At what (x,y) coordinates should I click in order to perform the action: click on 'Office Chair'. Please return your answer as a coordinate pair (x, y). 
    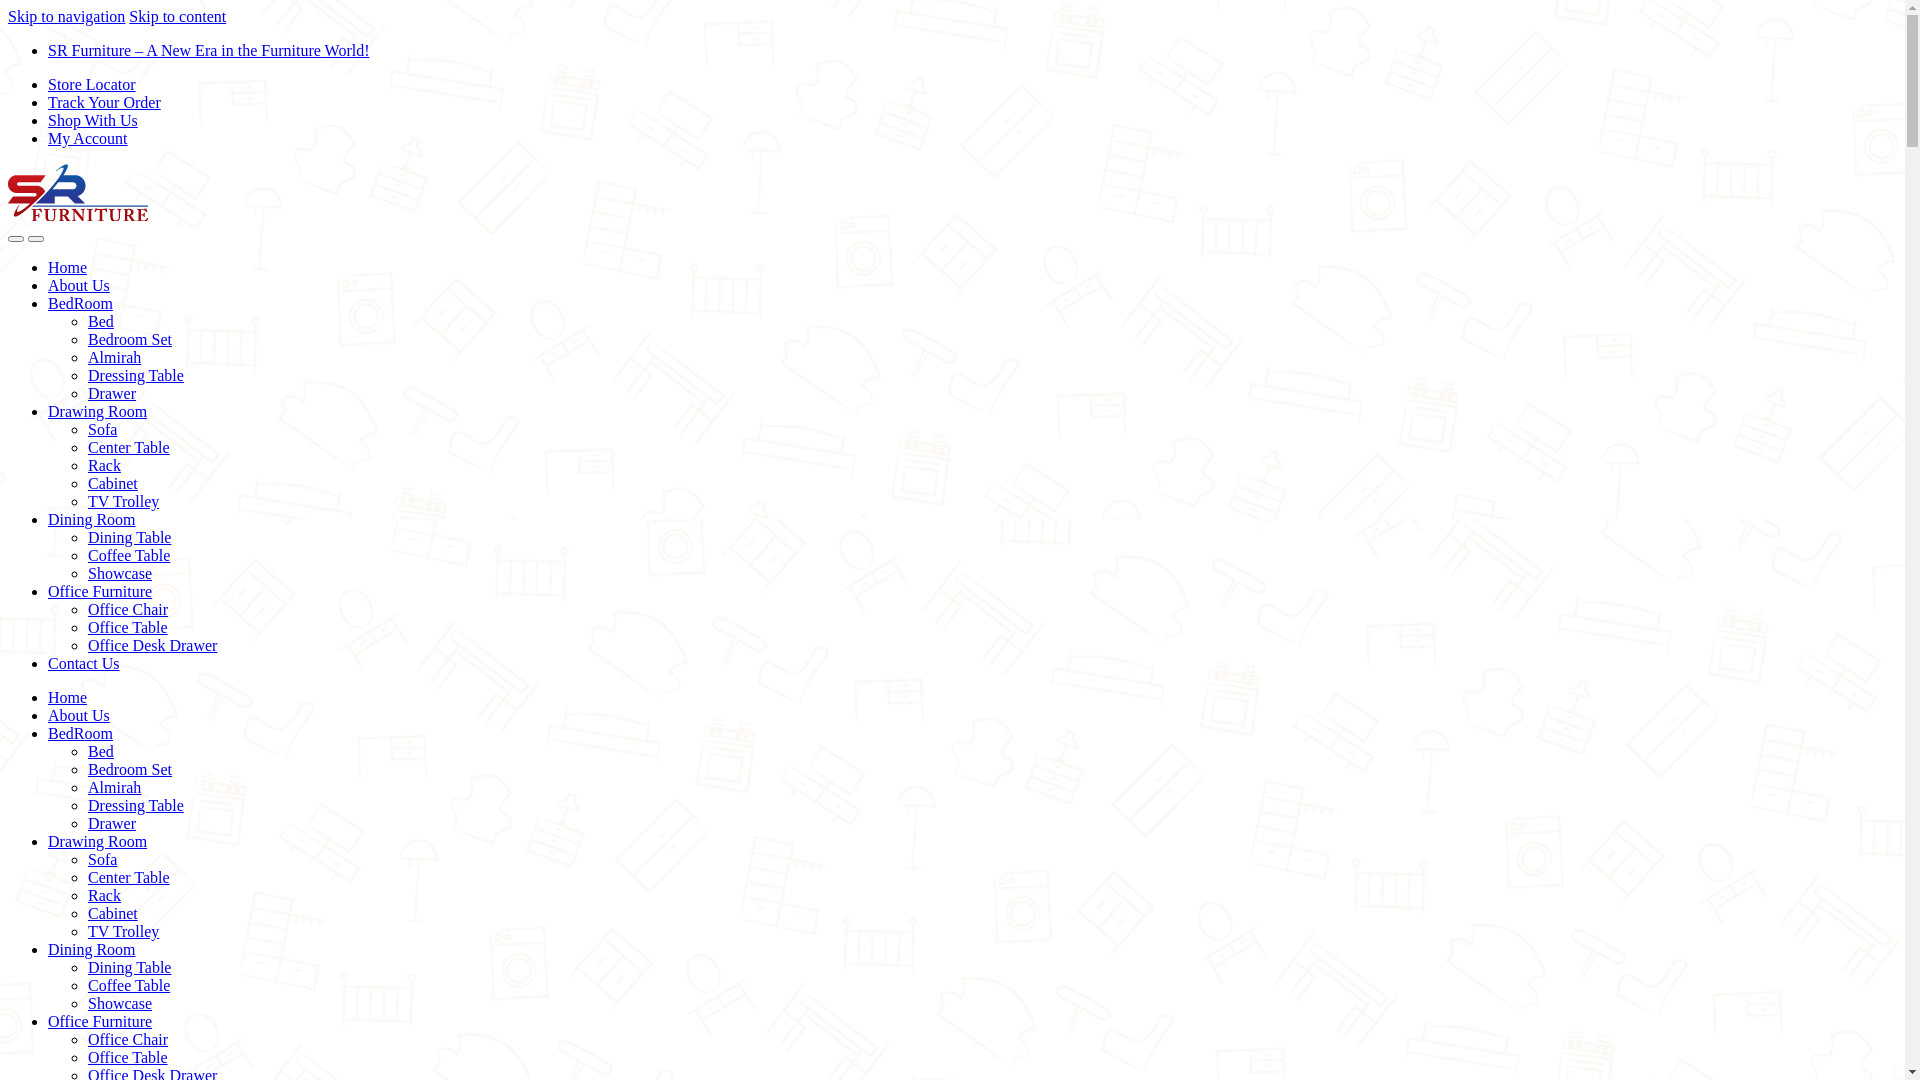
    Looking at the image, I should click on (127, 1038).